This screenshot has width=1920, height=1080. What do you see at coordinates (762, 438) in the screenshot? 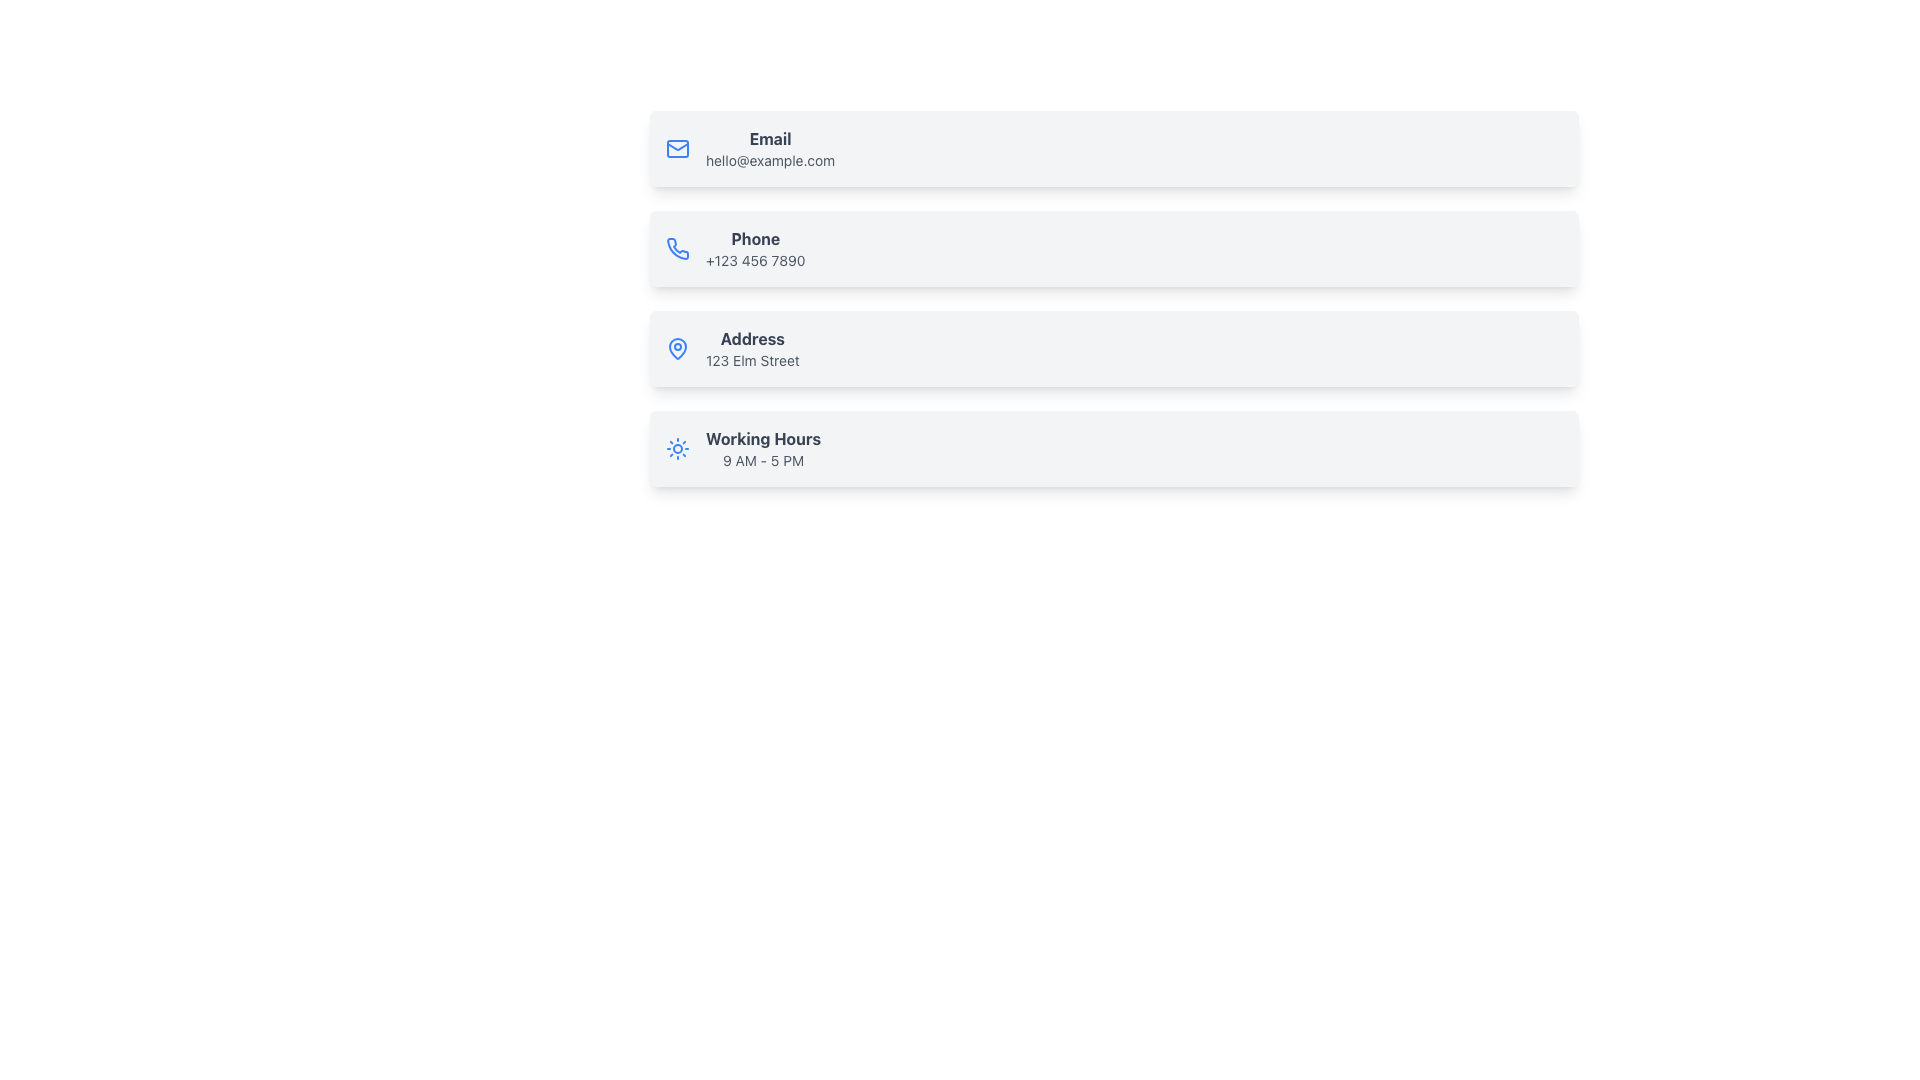
I see `the 'Working Hours' text label, which is bold and darker gray, located at the top of the information block above '9 AM - 5 PM'` at bounding box center [762, 438].